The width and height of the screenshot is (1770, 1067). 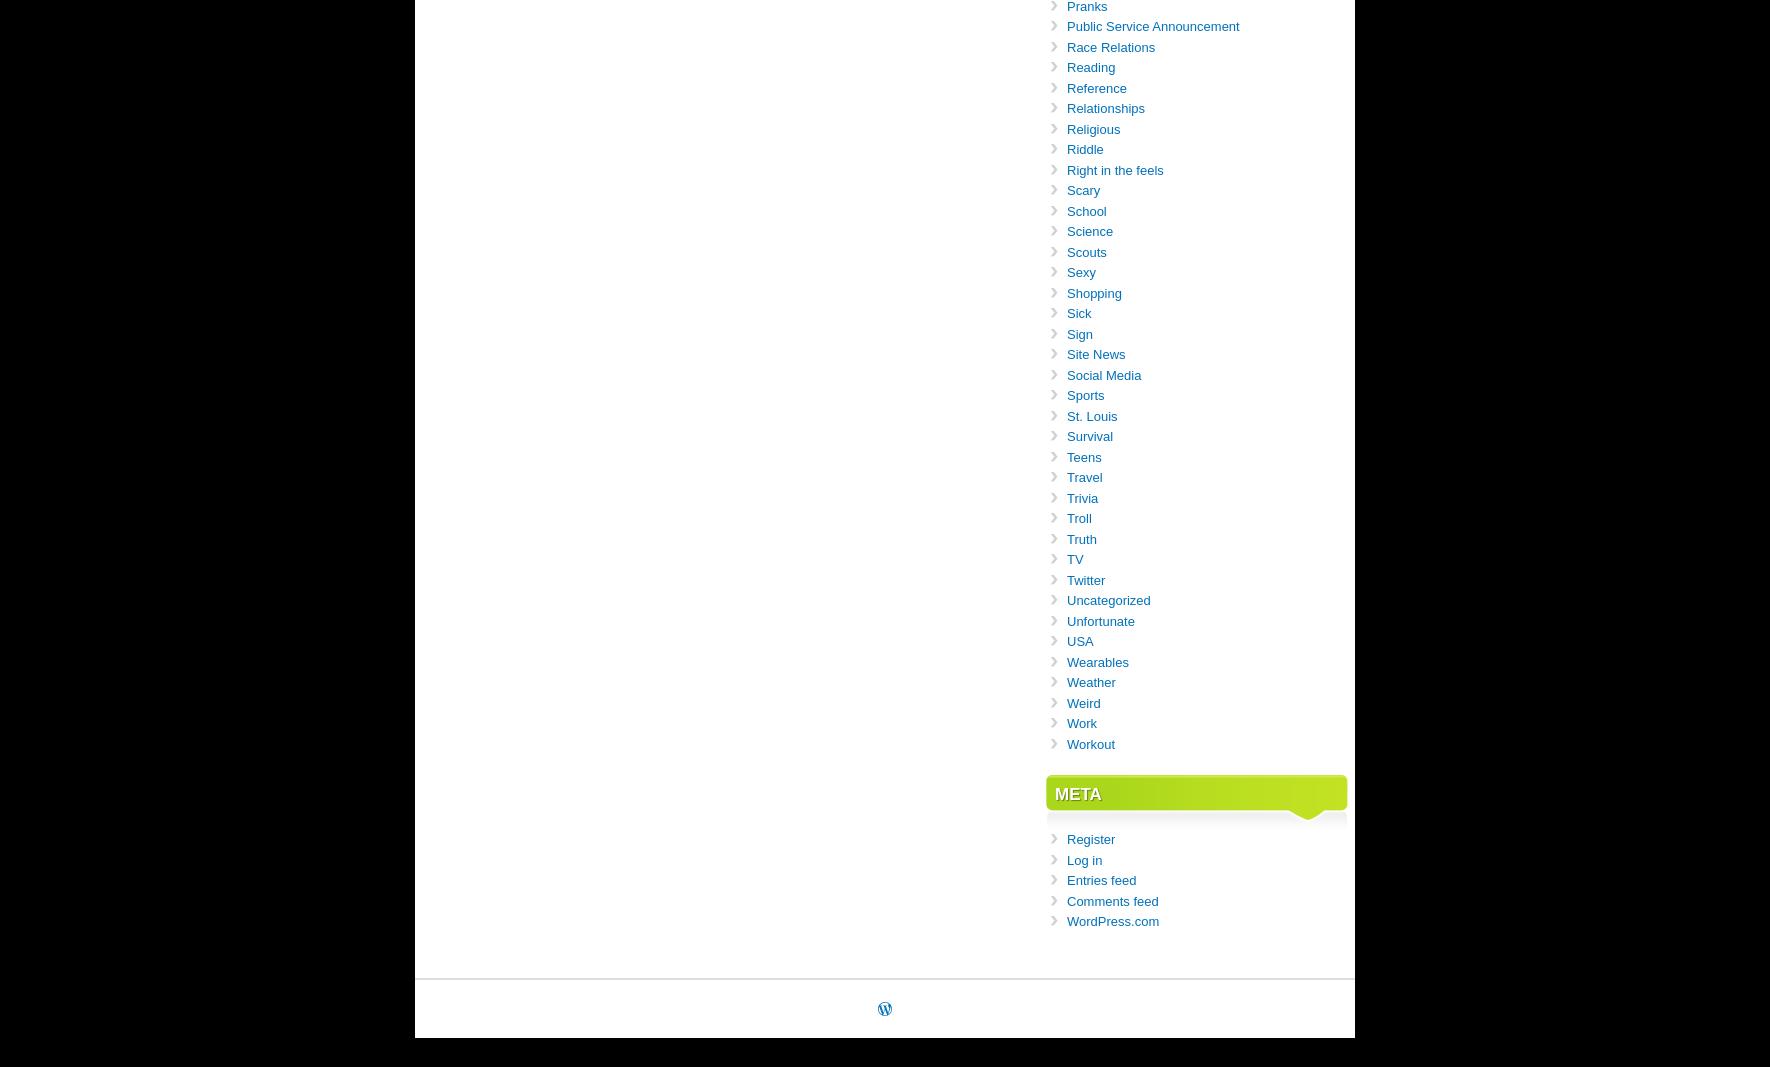 I want to click on 'Weather', so click(x=1091, y=682).